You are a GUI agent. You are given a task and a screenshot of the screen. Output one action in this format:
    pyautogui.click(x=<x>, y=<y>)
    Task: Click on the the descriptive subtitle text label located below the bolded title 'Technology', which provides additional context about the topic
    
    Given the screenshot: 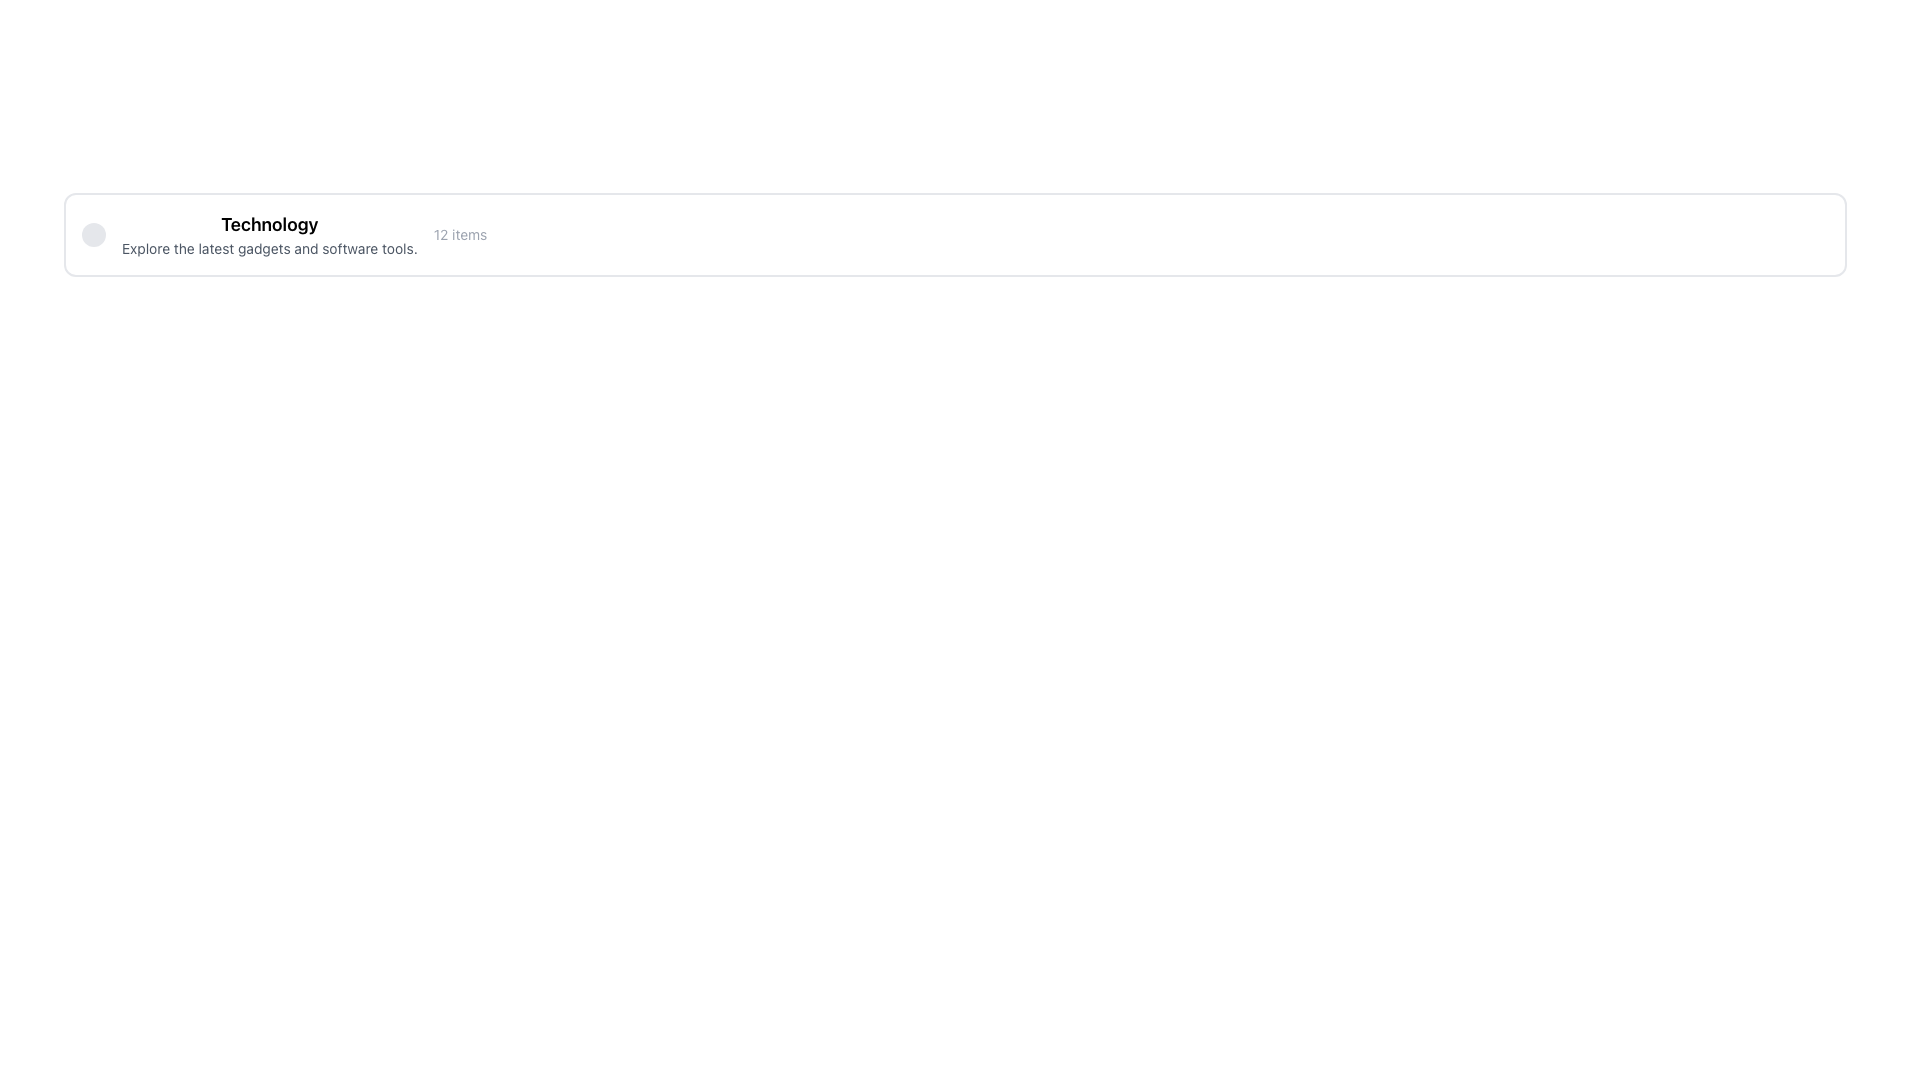 What is the action you would take?
    pyautogui.click(x=268, y=248)
    